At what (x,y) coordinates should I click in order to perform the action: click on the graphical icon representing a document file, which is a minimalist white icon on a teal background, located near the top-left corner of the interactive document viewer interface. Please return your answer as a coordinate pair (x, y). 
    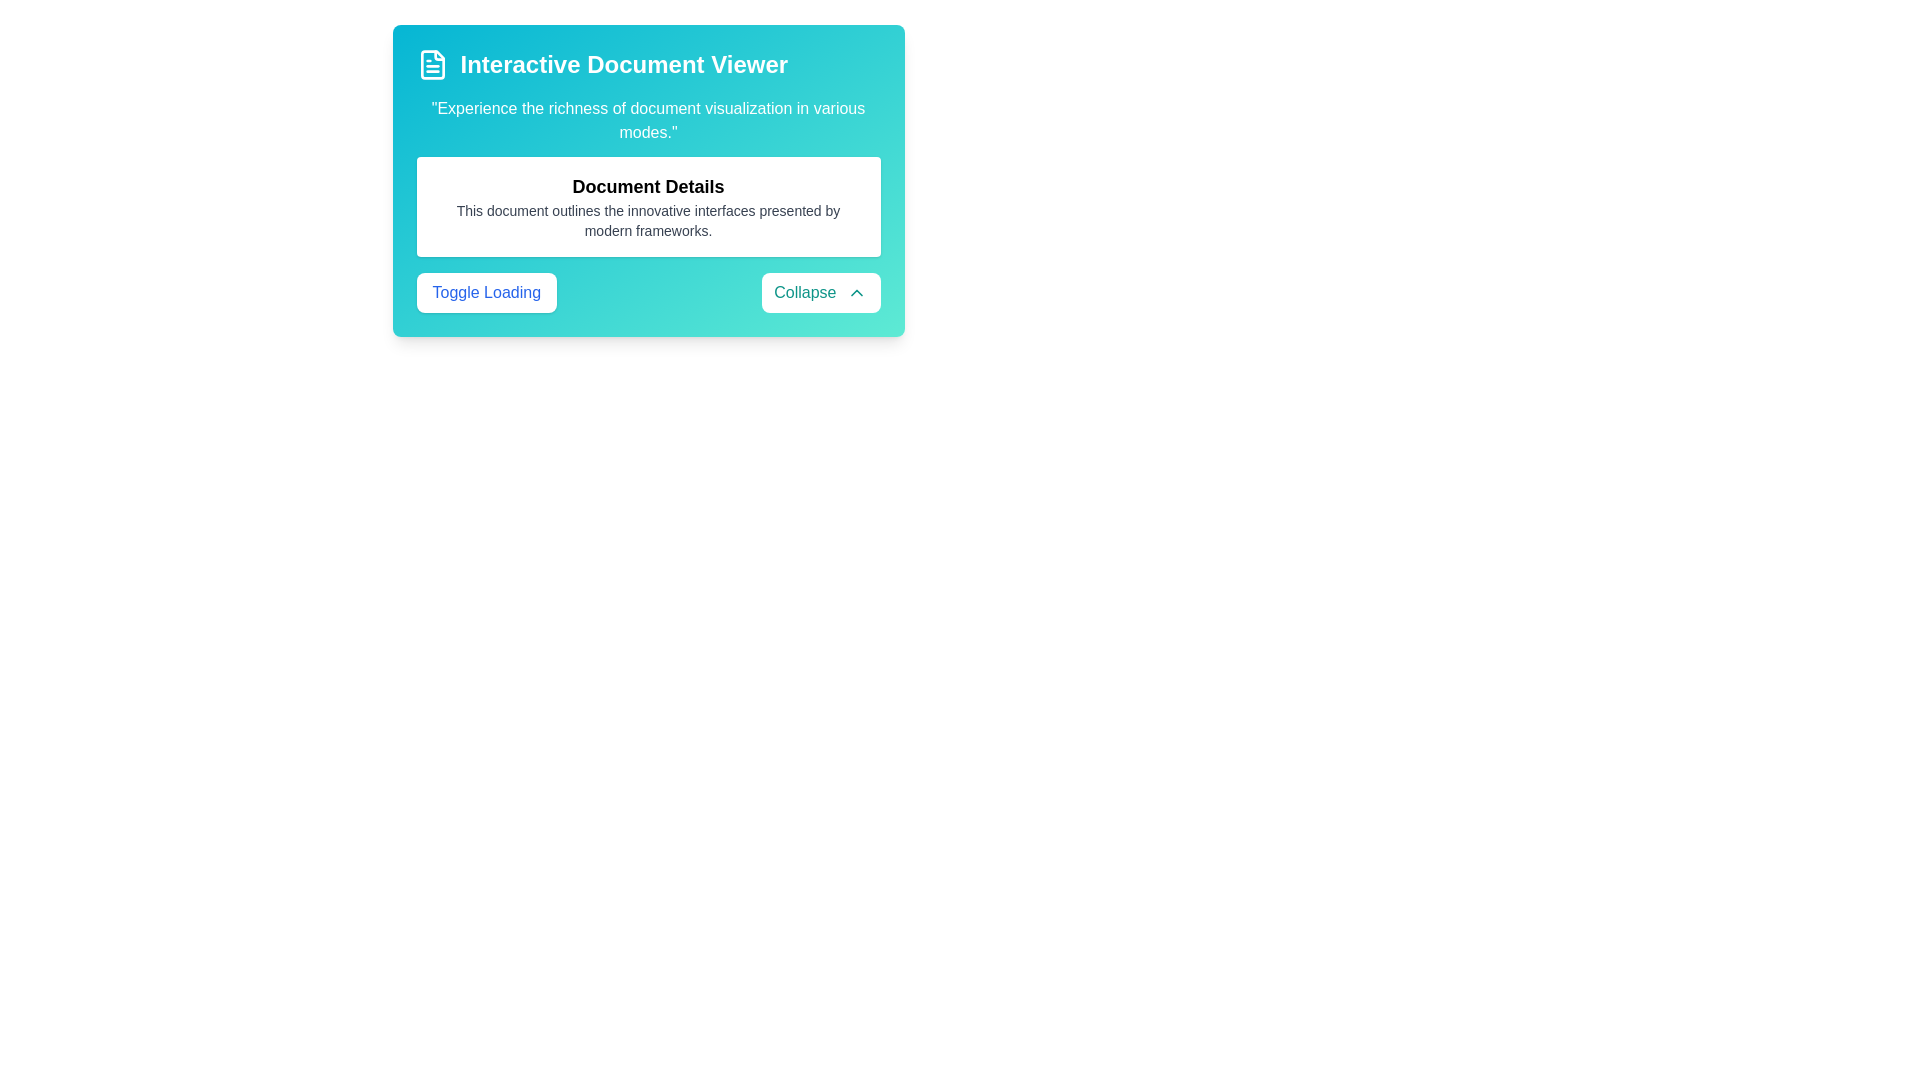
    Looking at the image, I should click on (431, 64).